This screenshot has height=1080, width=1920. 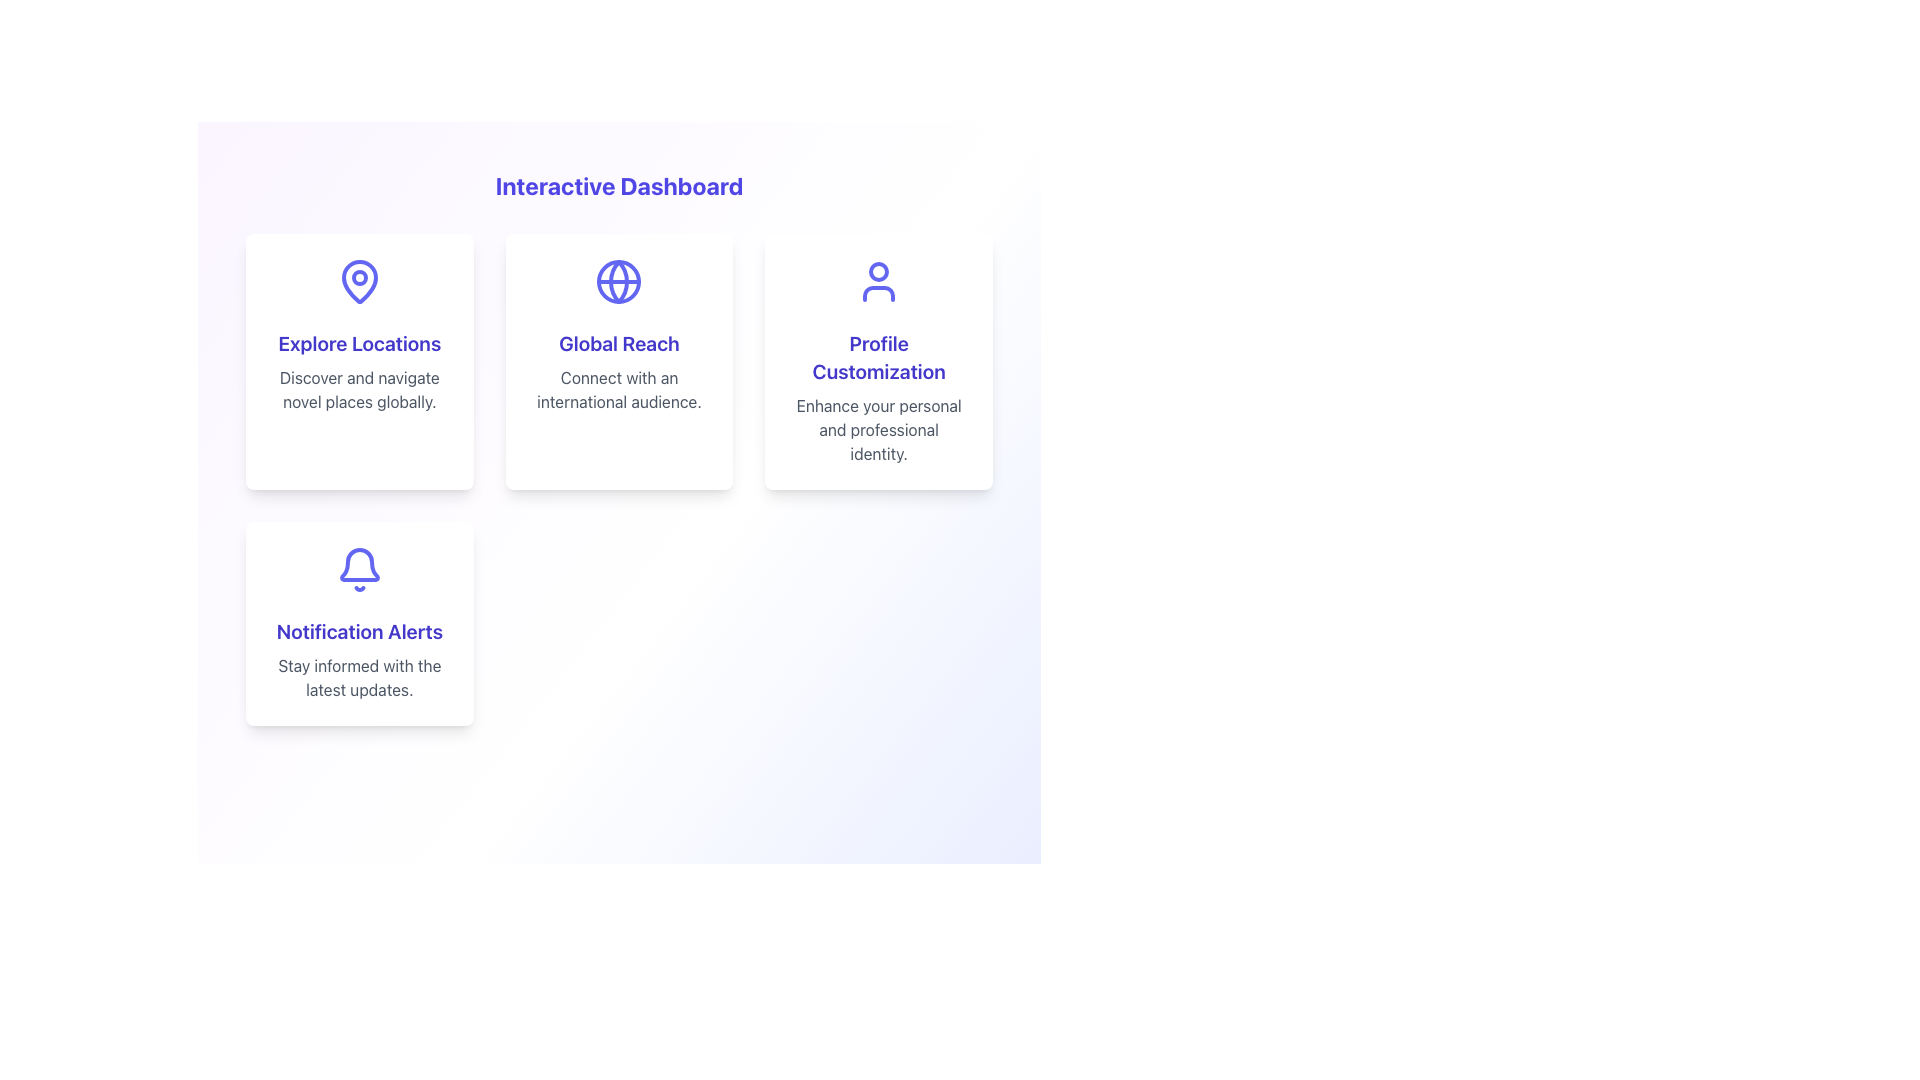 What do you see at coordinates (359, 277) in the screenshot?
I see `the small circular icon with a thin border inside the pin location marker, situated above the 'Explore Locations' text in the first card of the top row` at bounding box center [359, 277].